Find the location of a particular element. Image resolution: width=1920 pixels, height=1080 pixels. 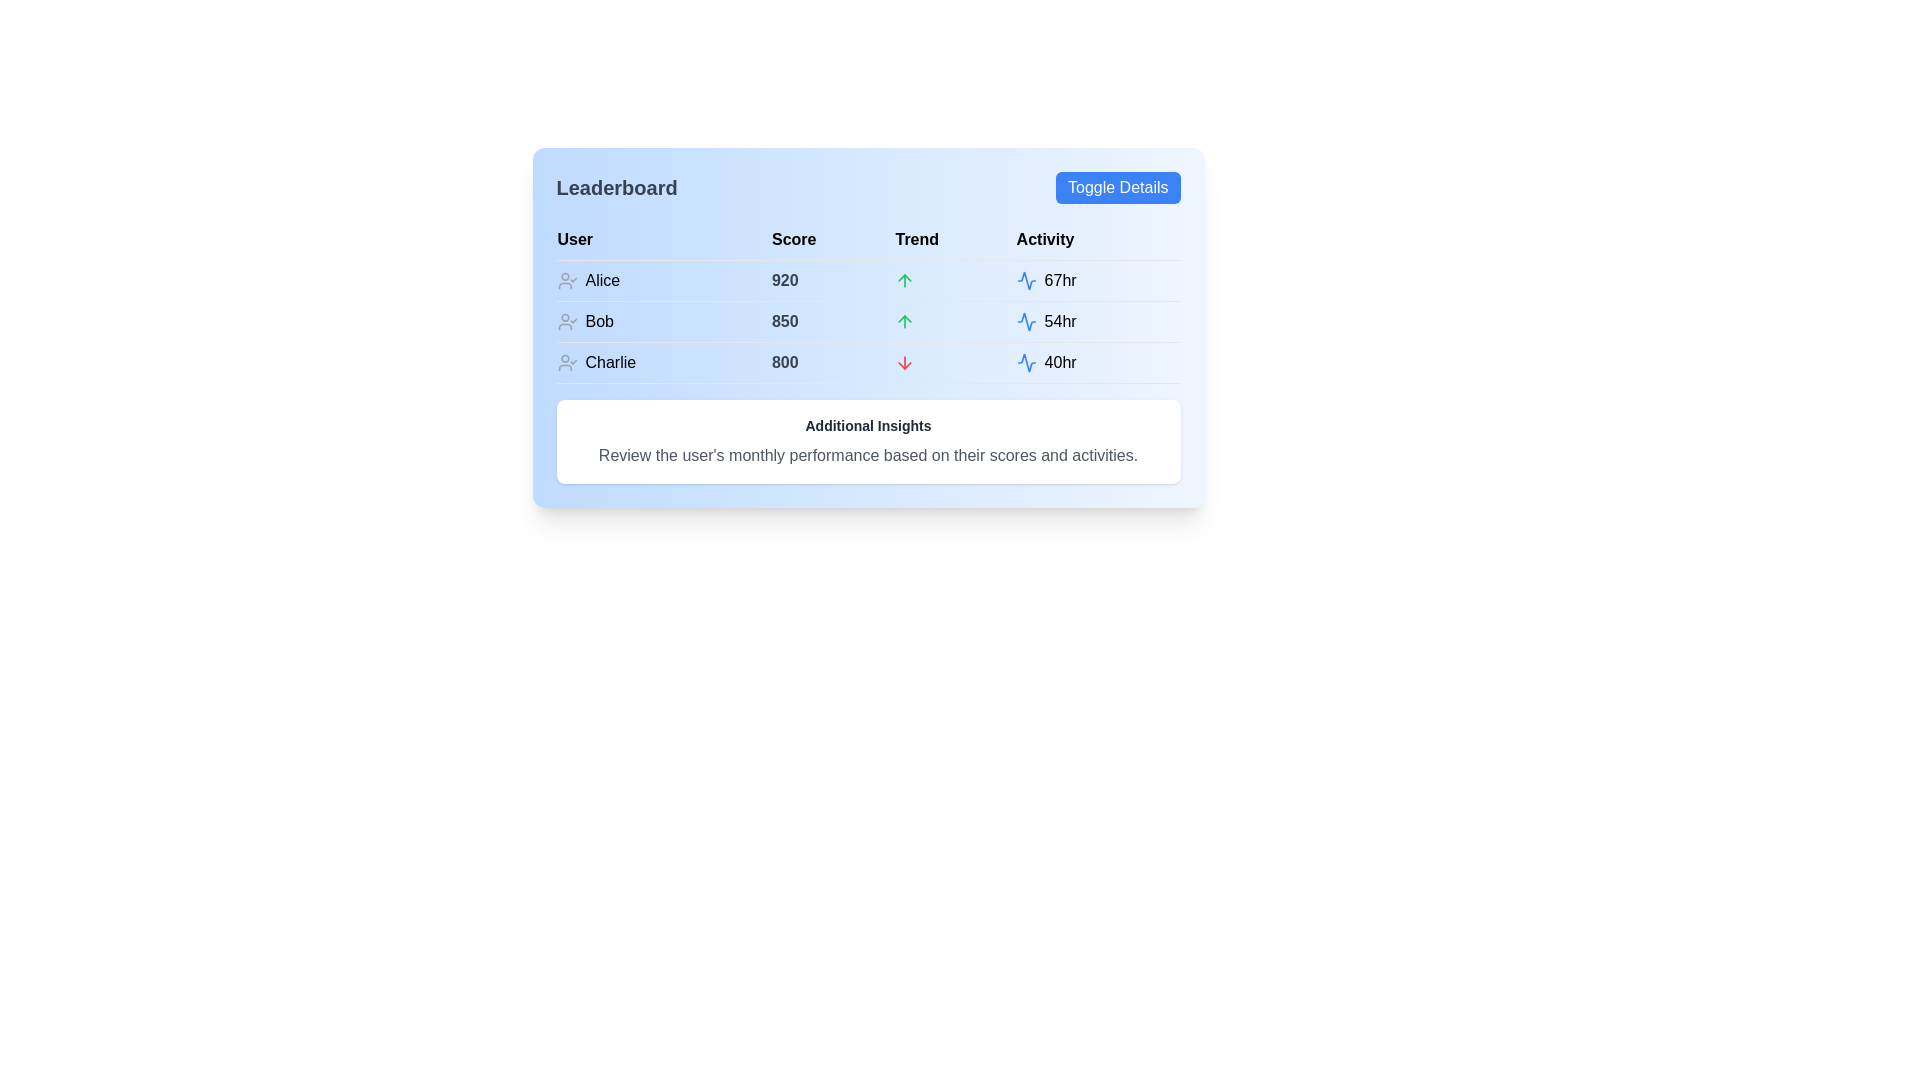

the second row in the leaderboard table is located at coordinates (868, 320).